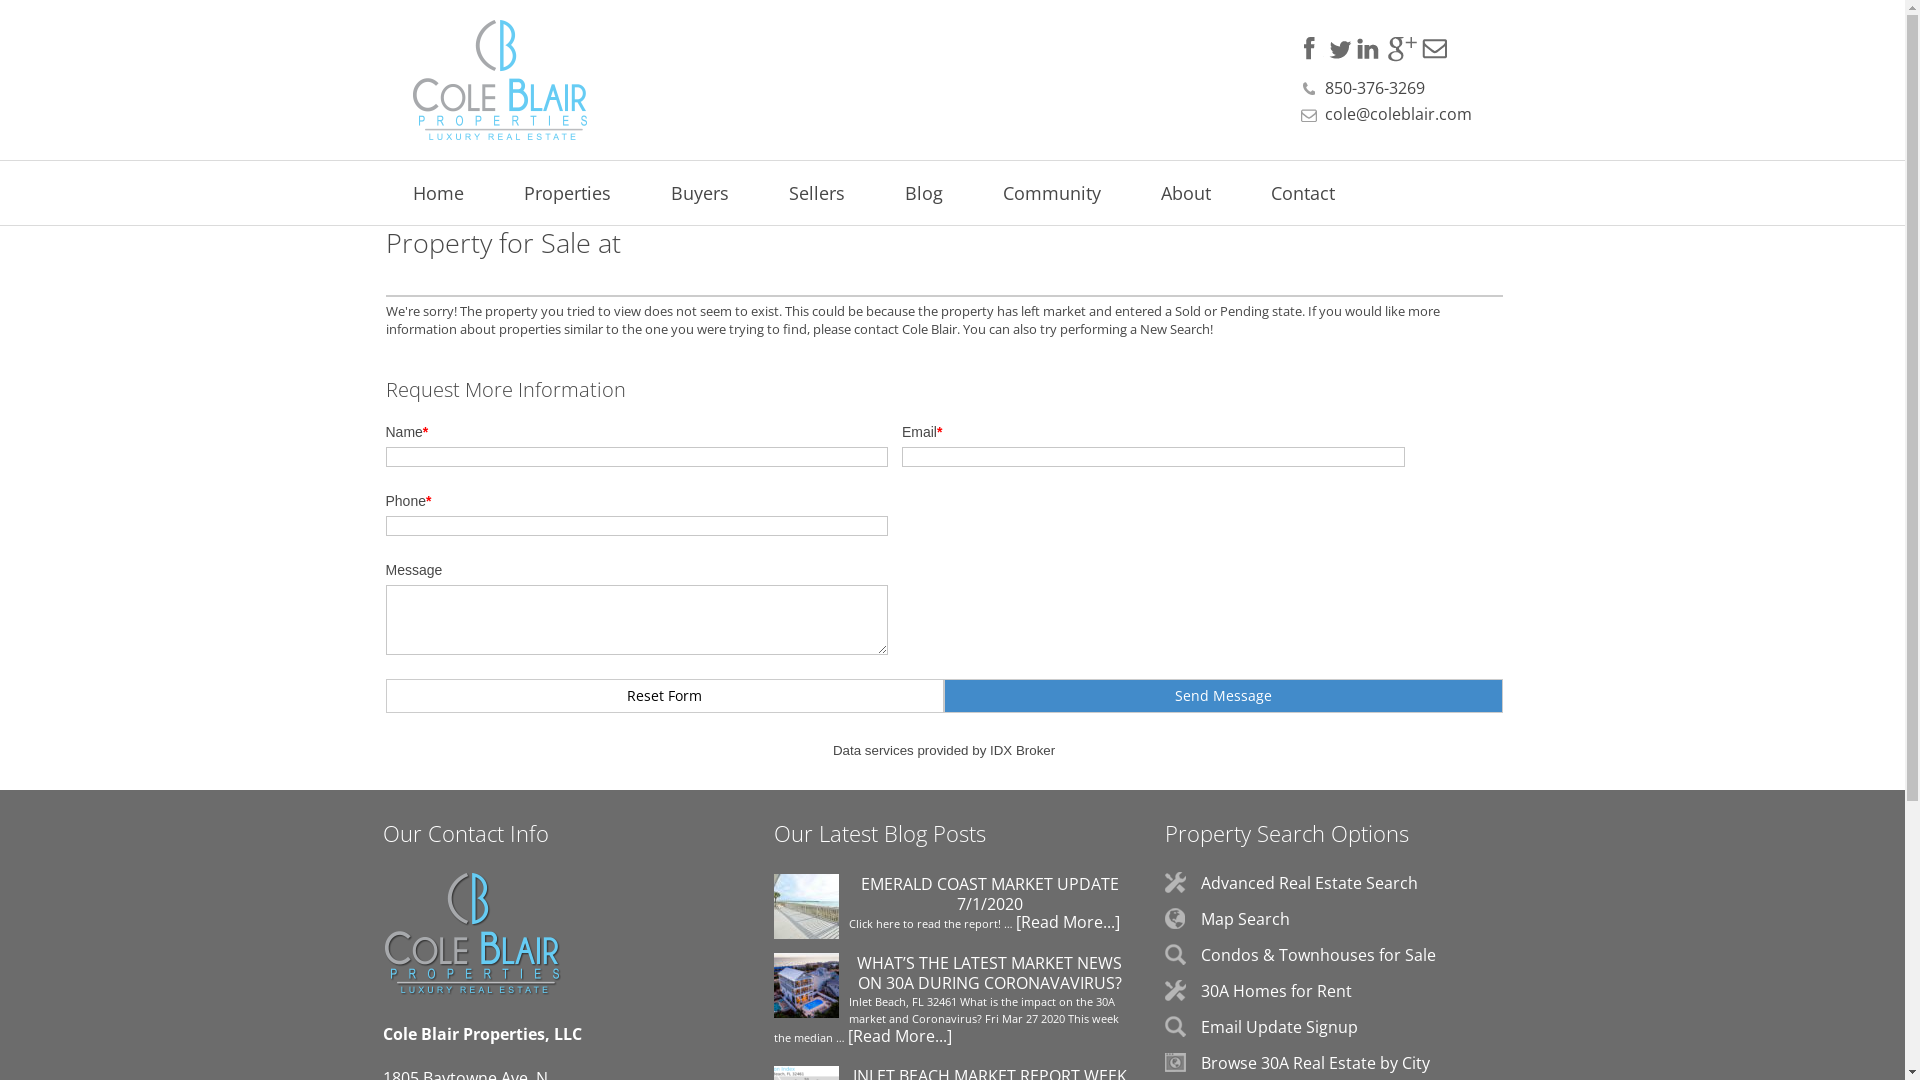 The height and width of the screenshot is (1080, 1920). Describe the element at coordinates (699, 192) in the screenshot. I see `'Buyers'` at that location.